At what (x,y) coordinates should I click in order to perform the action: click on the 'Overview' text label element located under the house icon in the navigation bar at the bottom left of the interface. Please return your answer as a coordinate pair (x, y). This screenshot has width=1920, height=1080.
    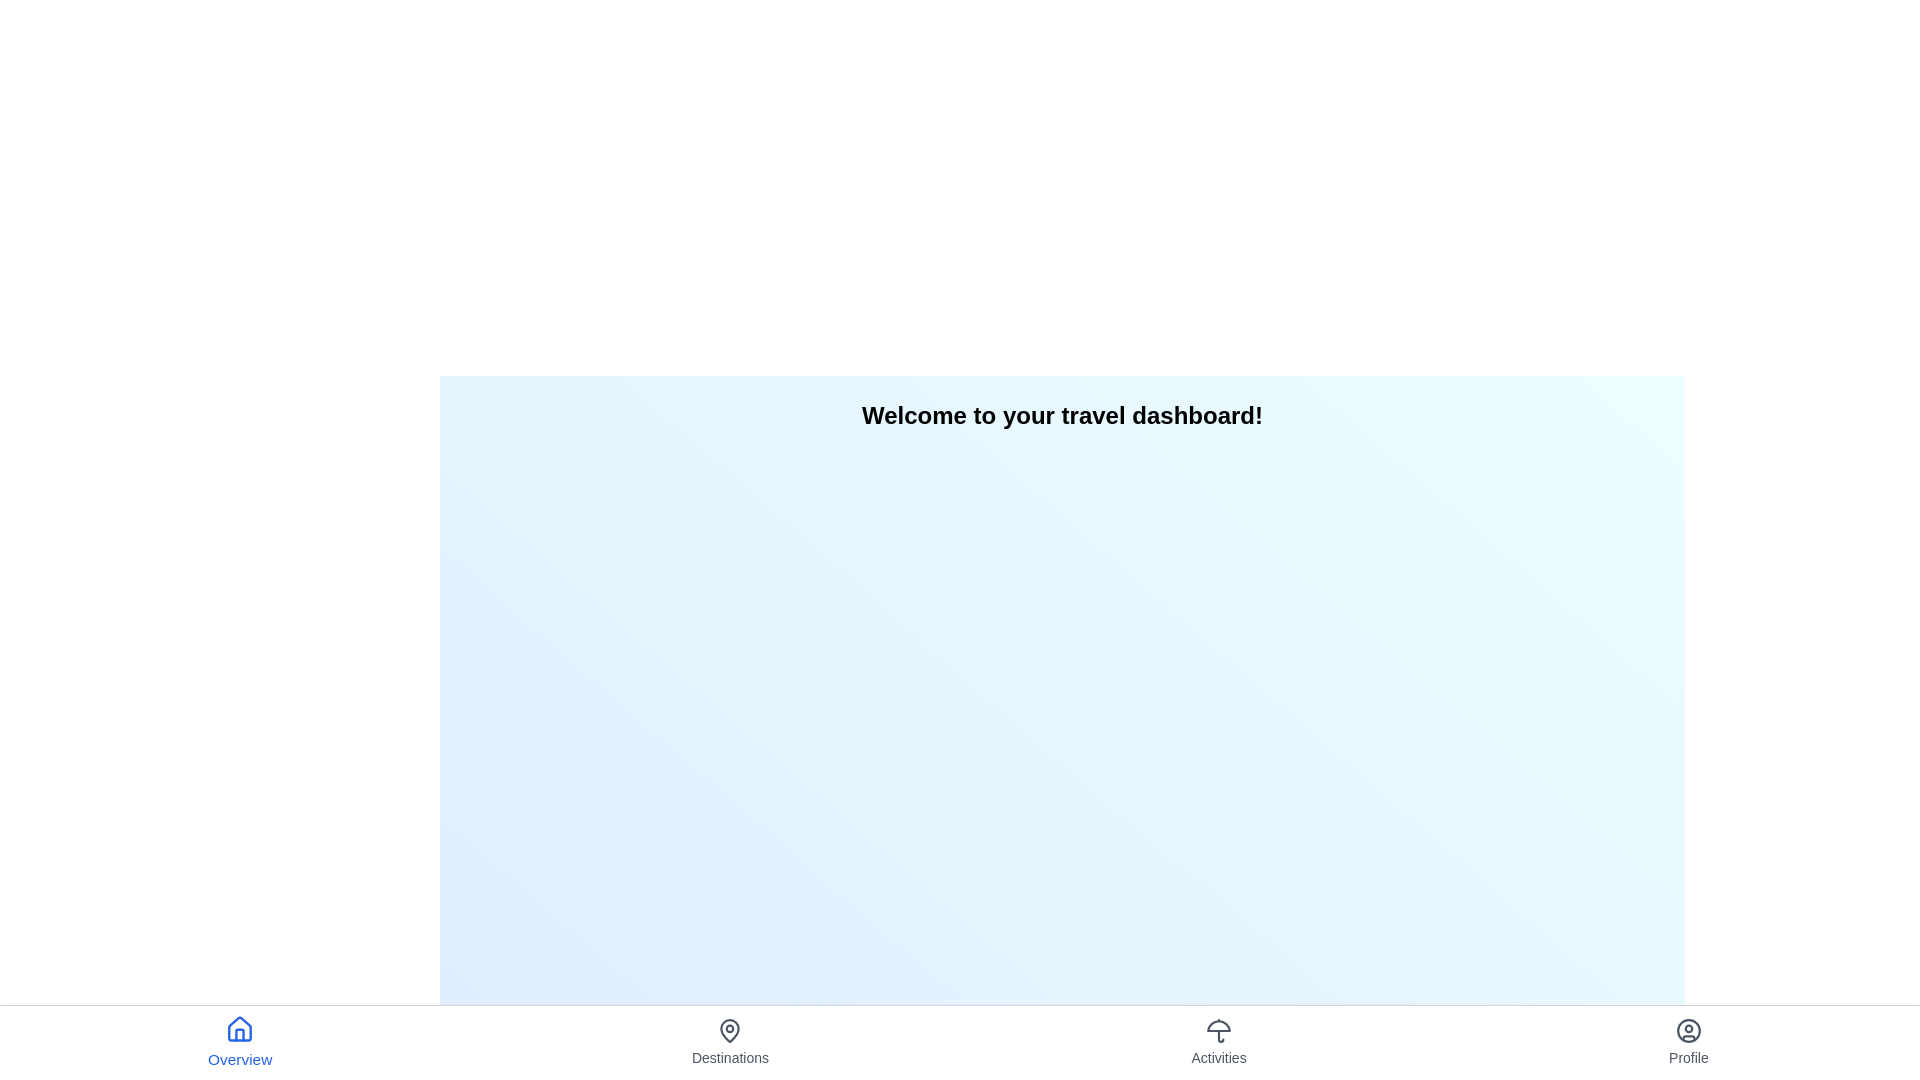
    Looking at the image, I should click on (240, 1058).